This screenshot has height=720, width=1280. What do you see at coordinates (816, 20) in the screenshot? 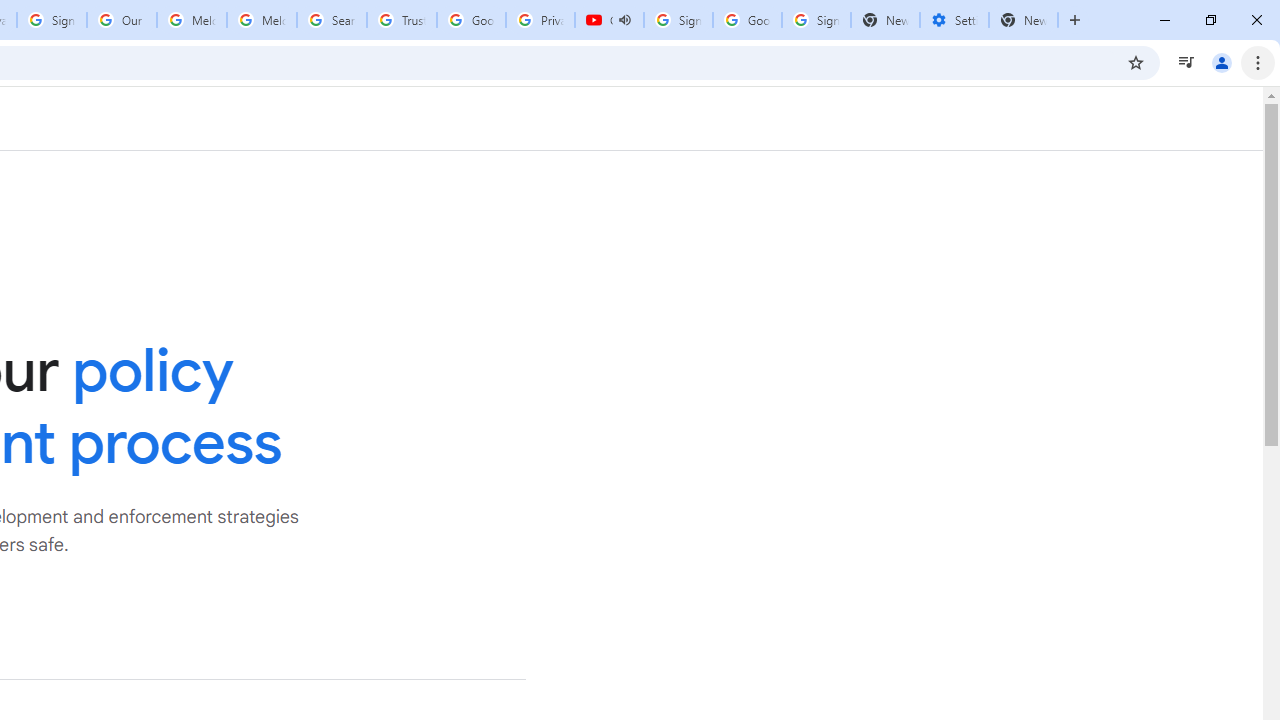
I see `'Sign in - Google Accounts'` at bounding box center [816, 20].